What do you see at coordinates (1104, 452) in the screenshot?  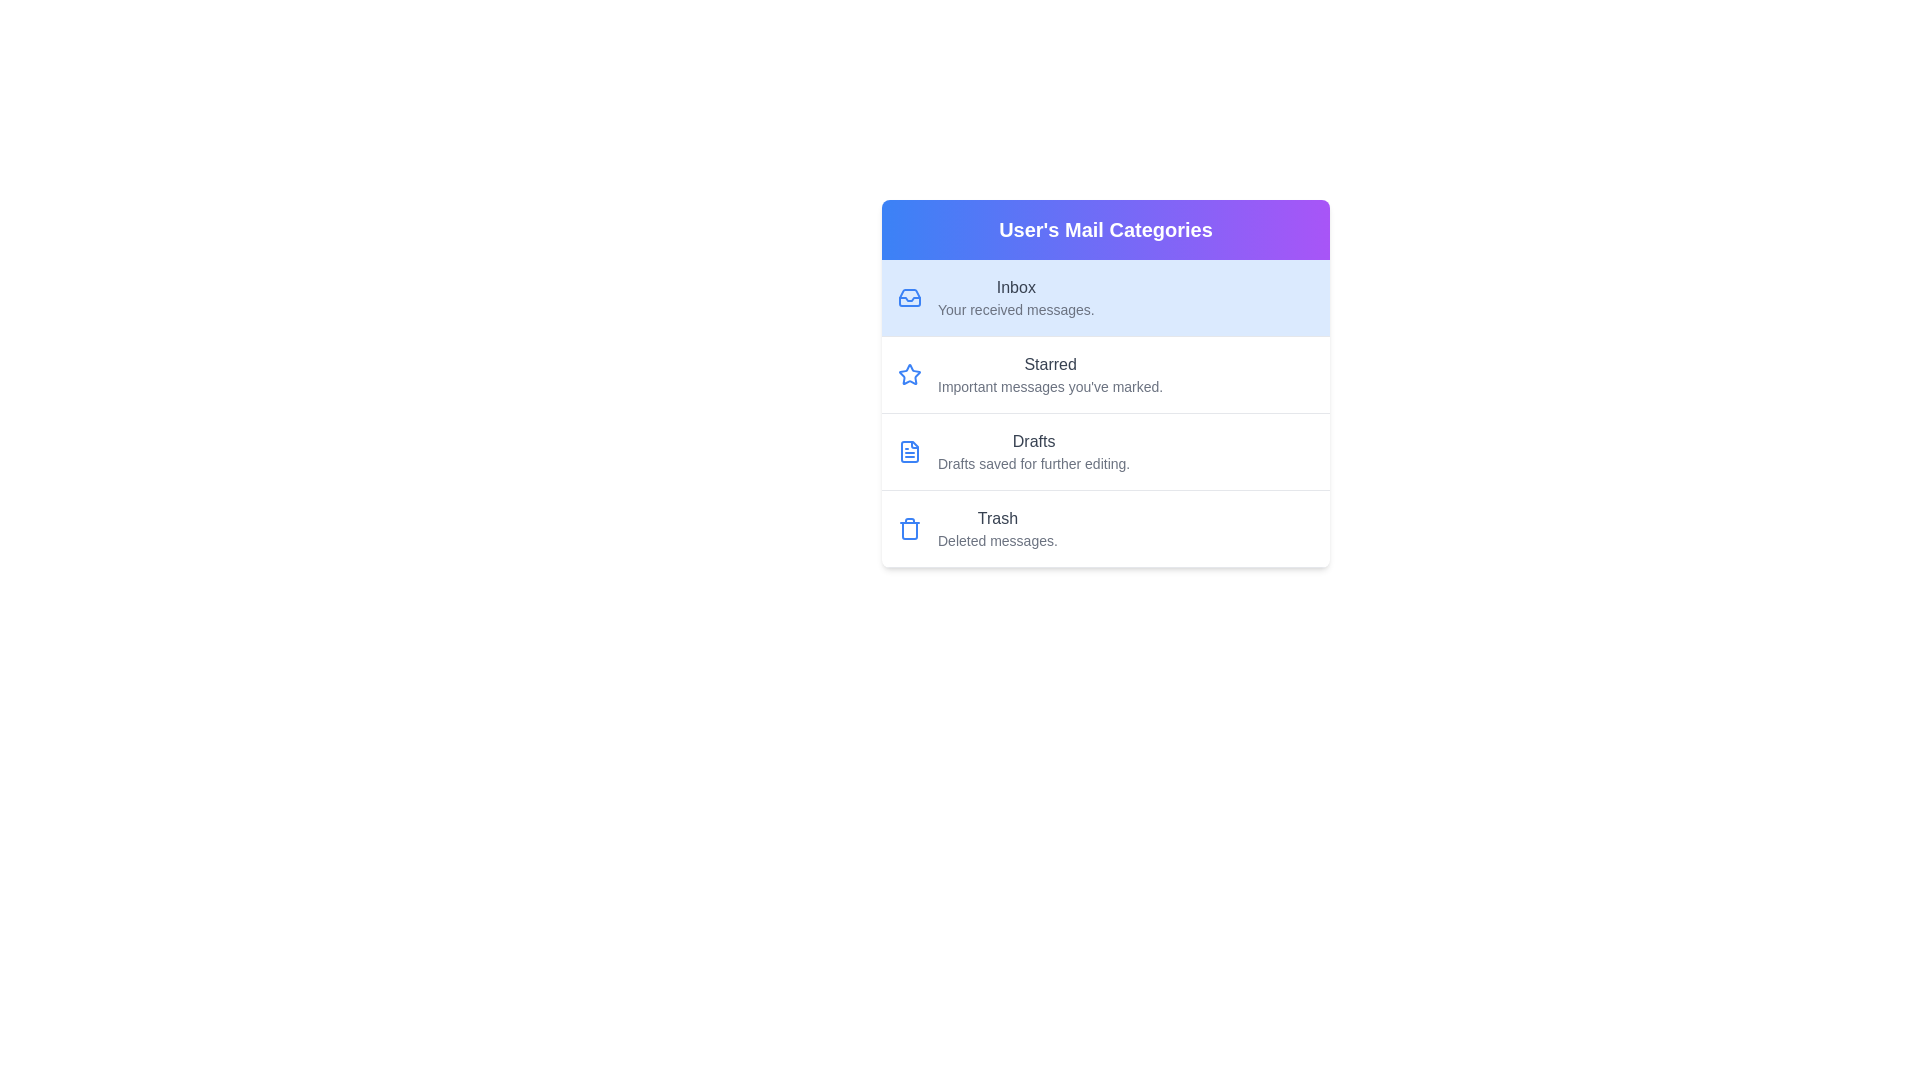 I see `the mail category item Drafts` at bounding box center [1104, 452].